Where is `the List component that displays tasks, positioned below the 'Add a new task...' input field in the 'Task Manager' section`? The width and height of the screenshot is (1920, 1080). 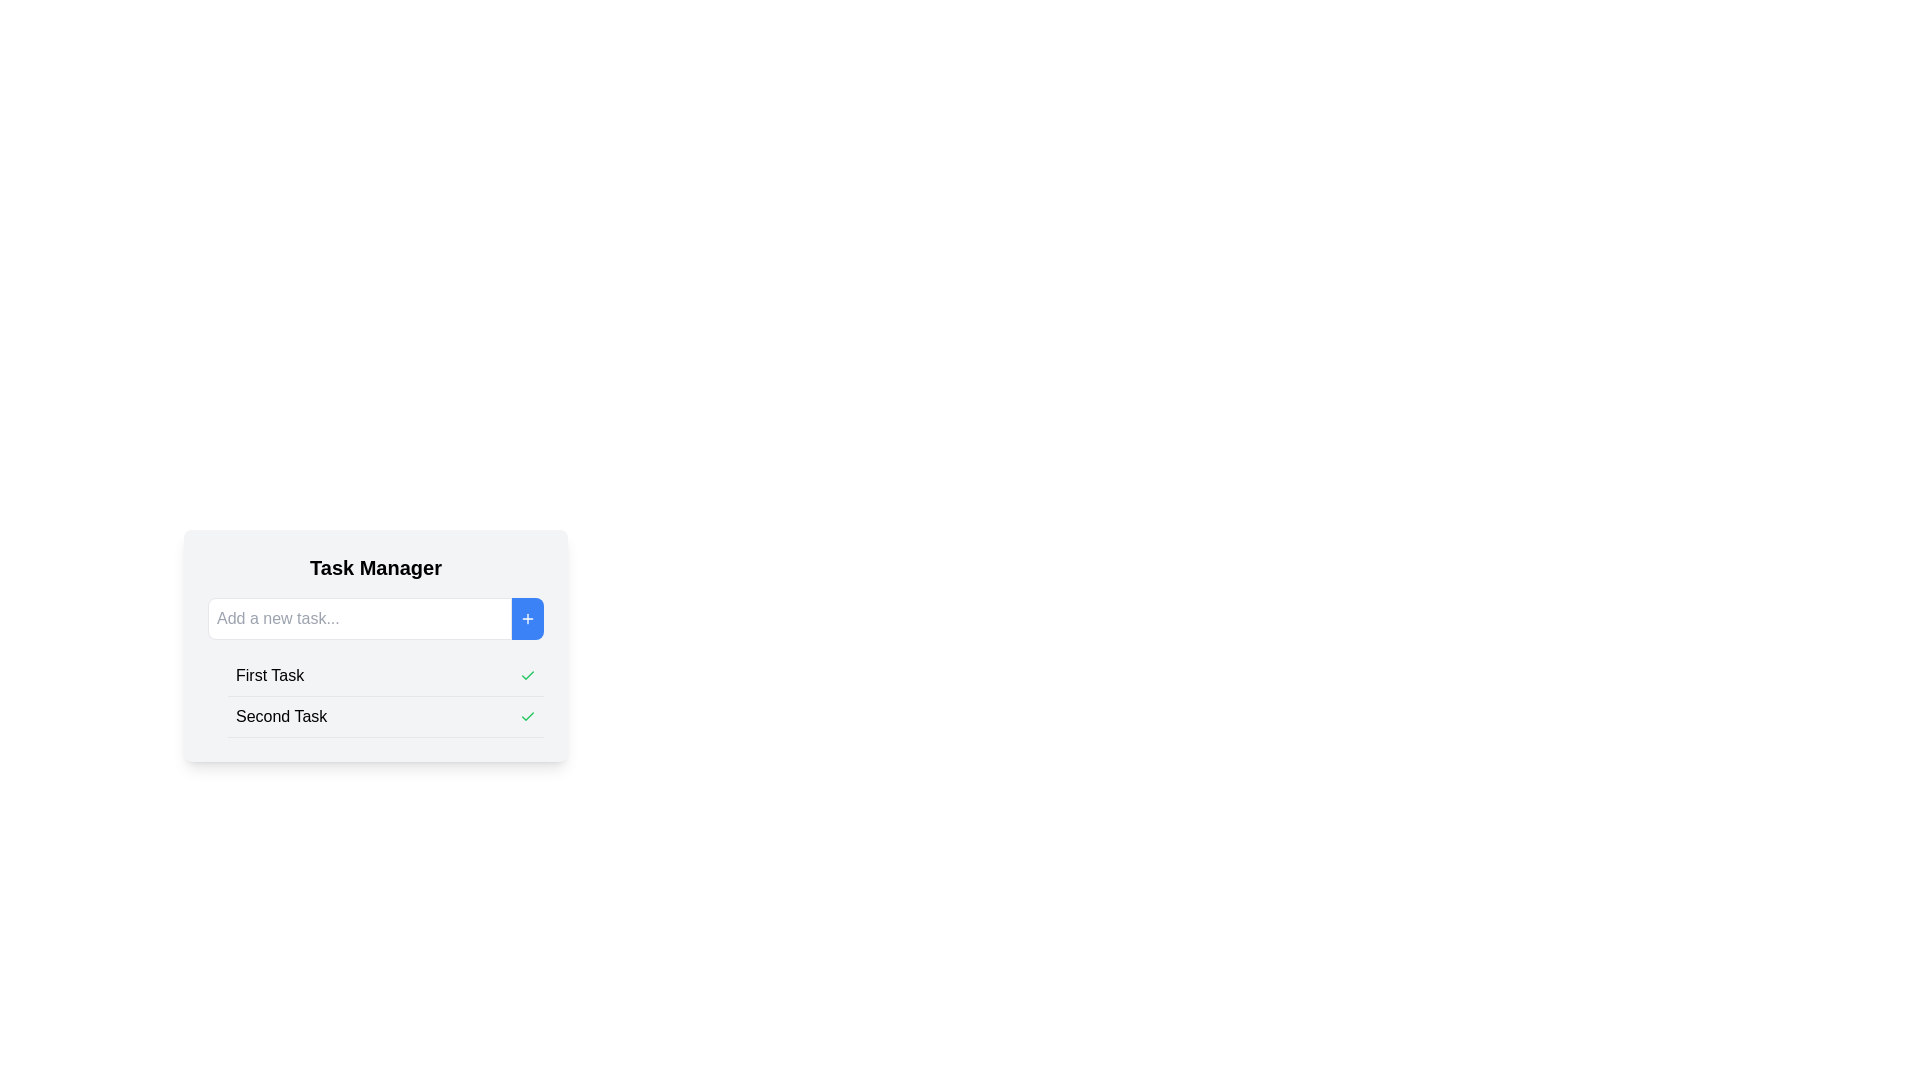
the List component that displays tasks, positioned below the 'Add a new task...' input field in the 'Task Manager' section is located at coordinates (375, 696).